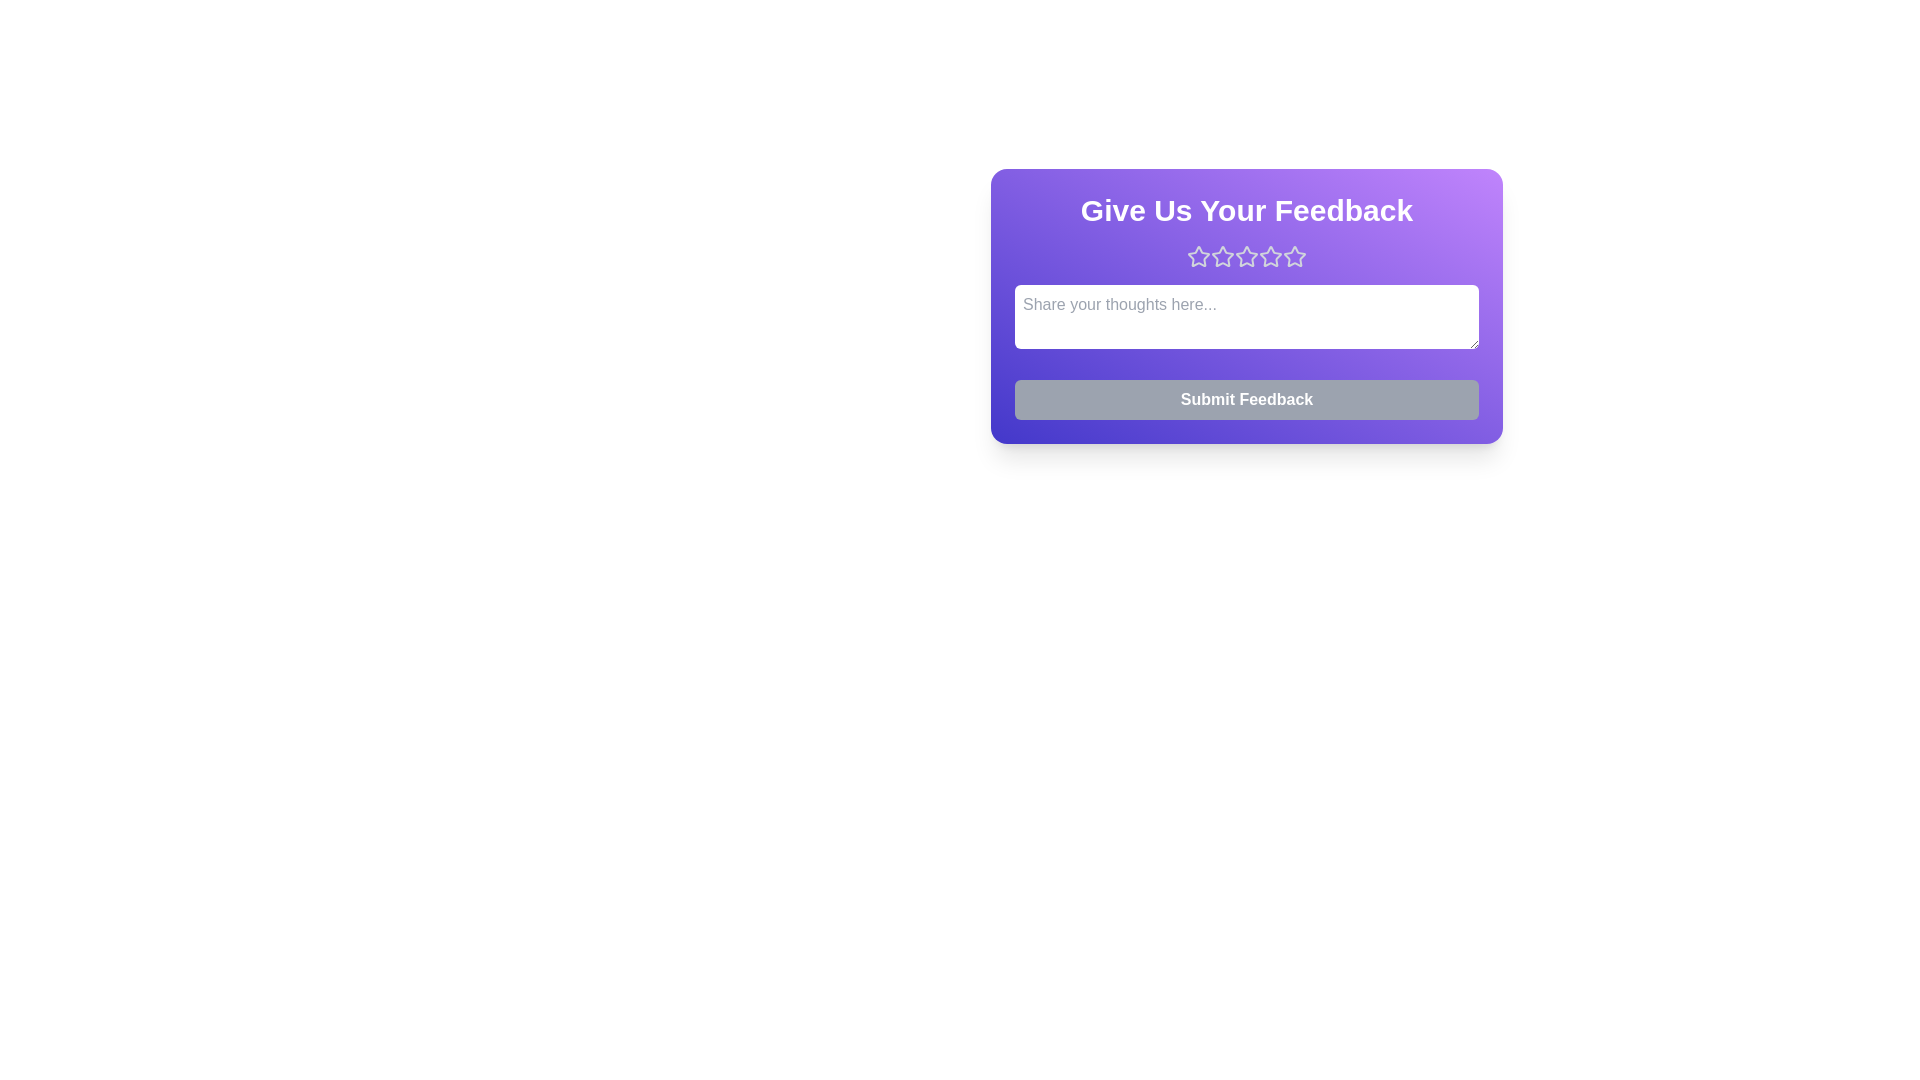  Describe the element at coordinates (1199, 256) in the screenshot. I see `the star corresponding to the rating 1 to set the feedback score` at that location.